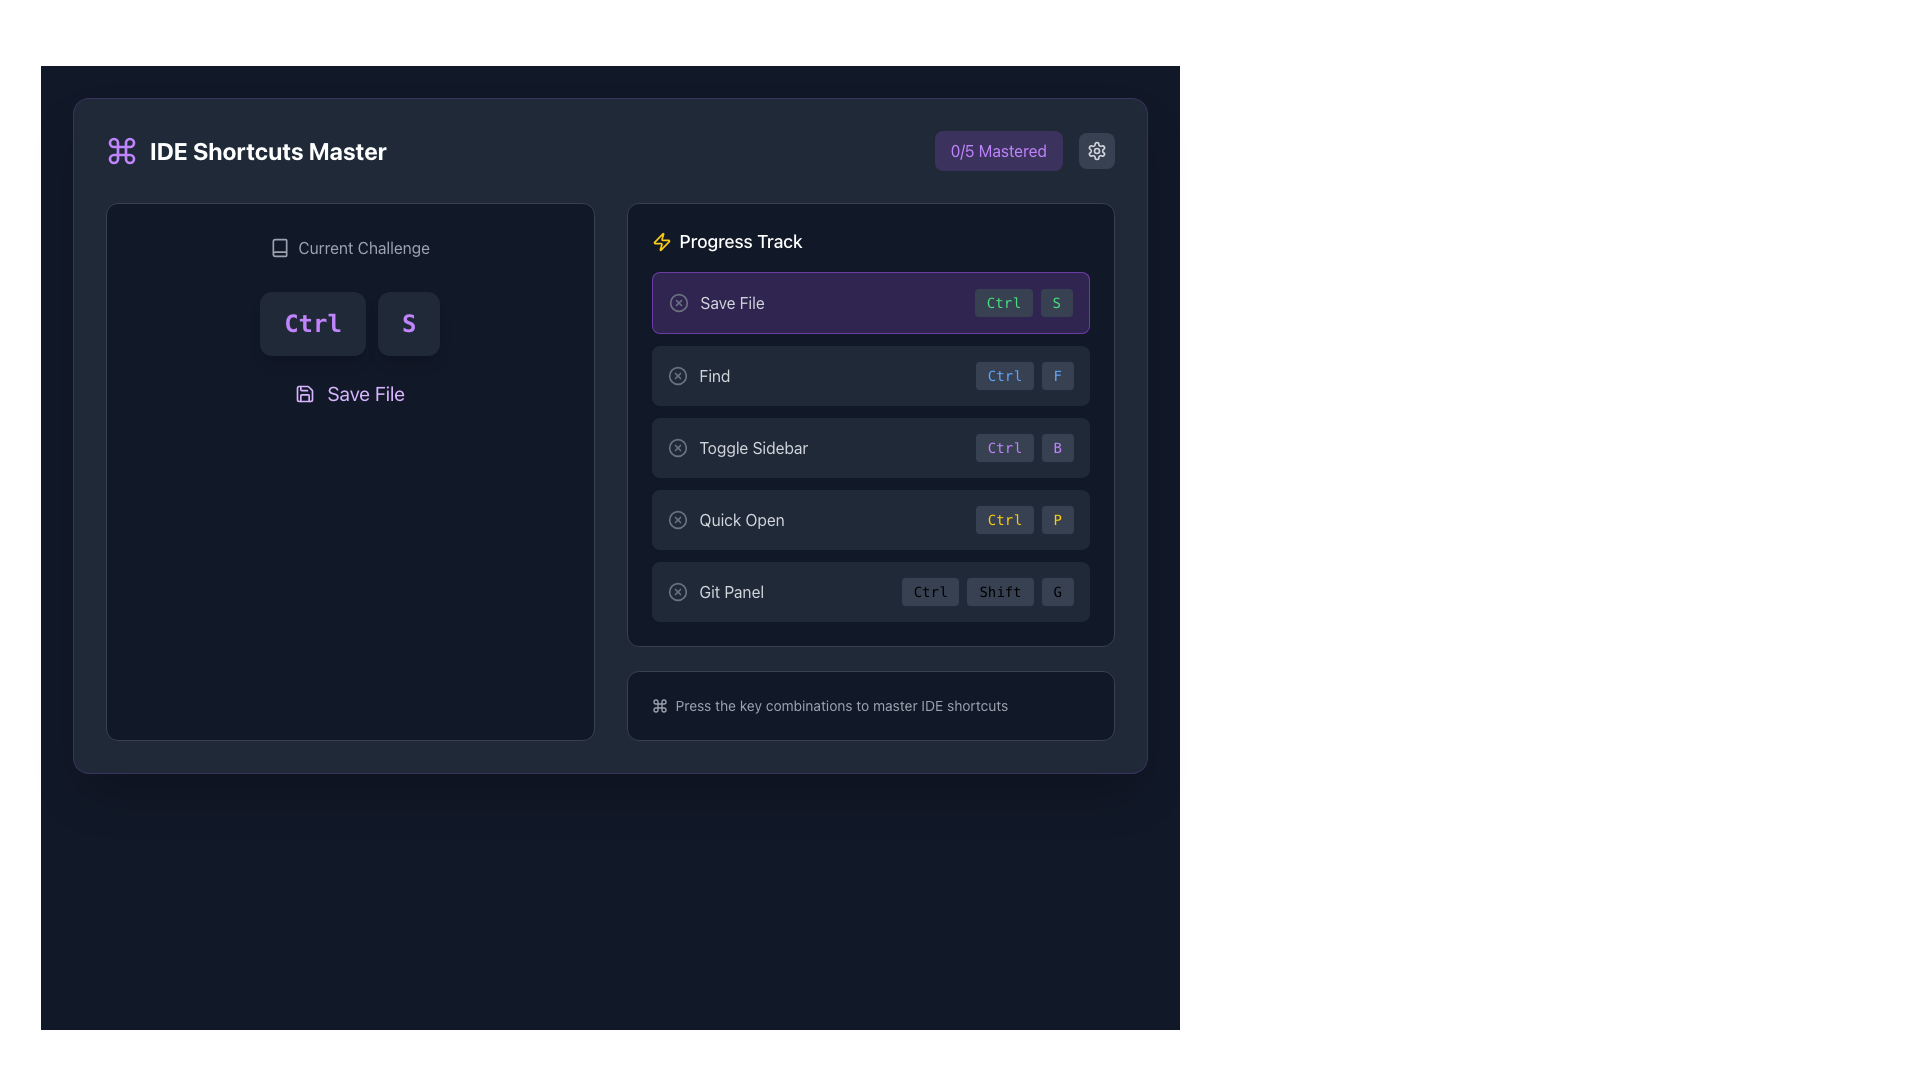  I want to click on the 'Save File' label with floppy disk icon, which is the second item in the vertical stack on the left section of the interface, so click(350, 393).